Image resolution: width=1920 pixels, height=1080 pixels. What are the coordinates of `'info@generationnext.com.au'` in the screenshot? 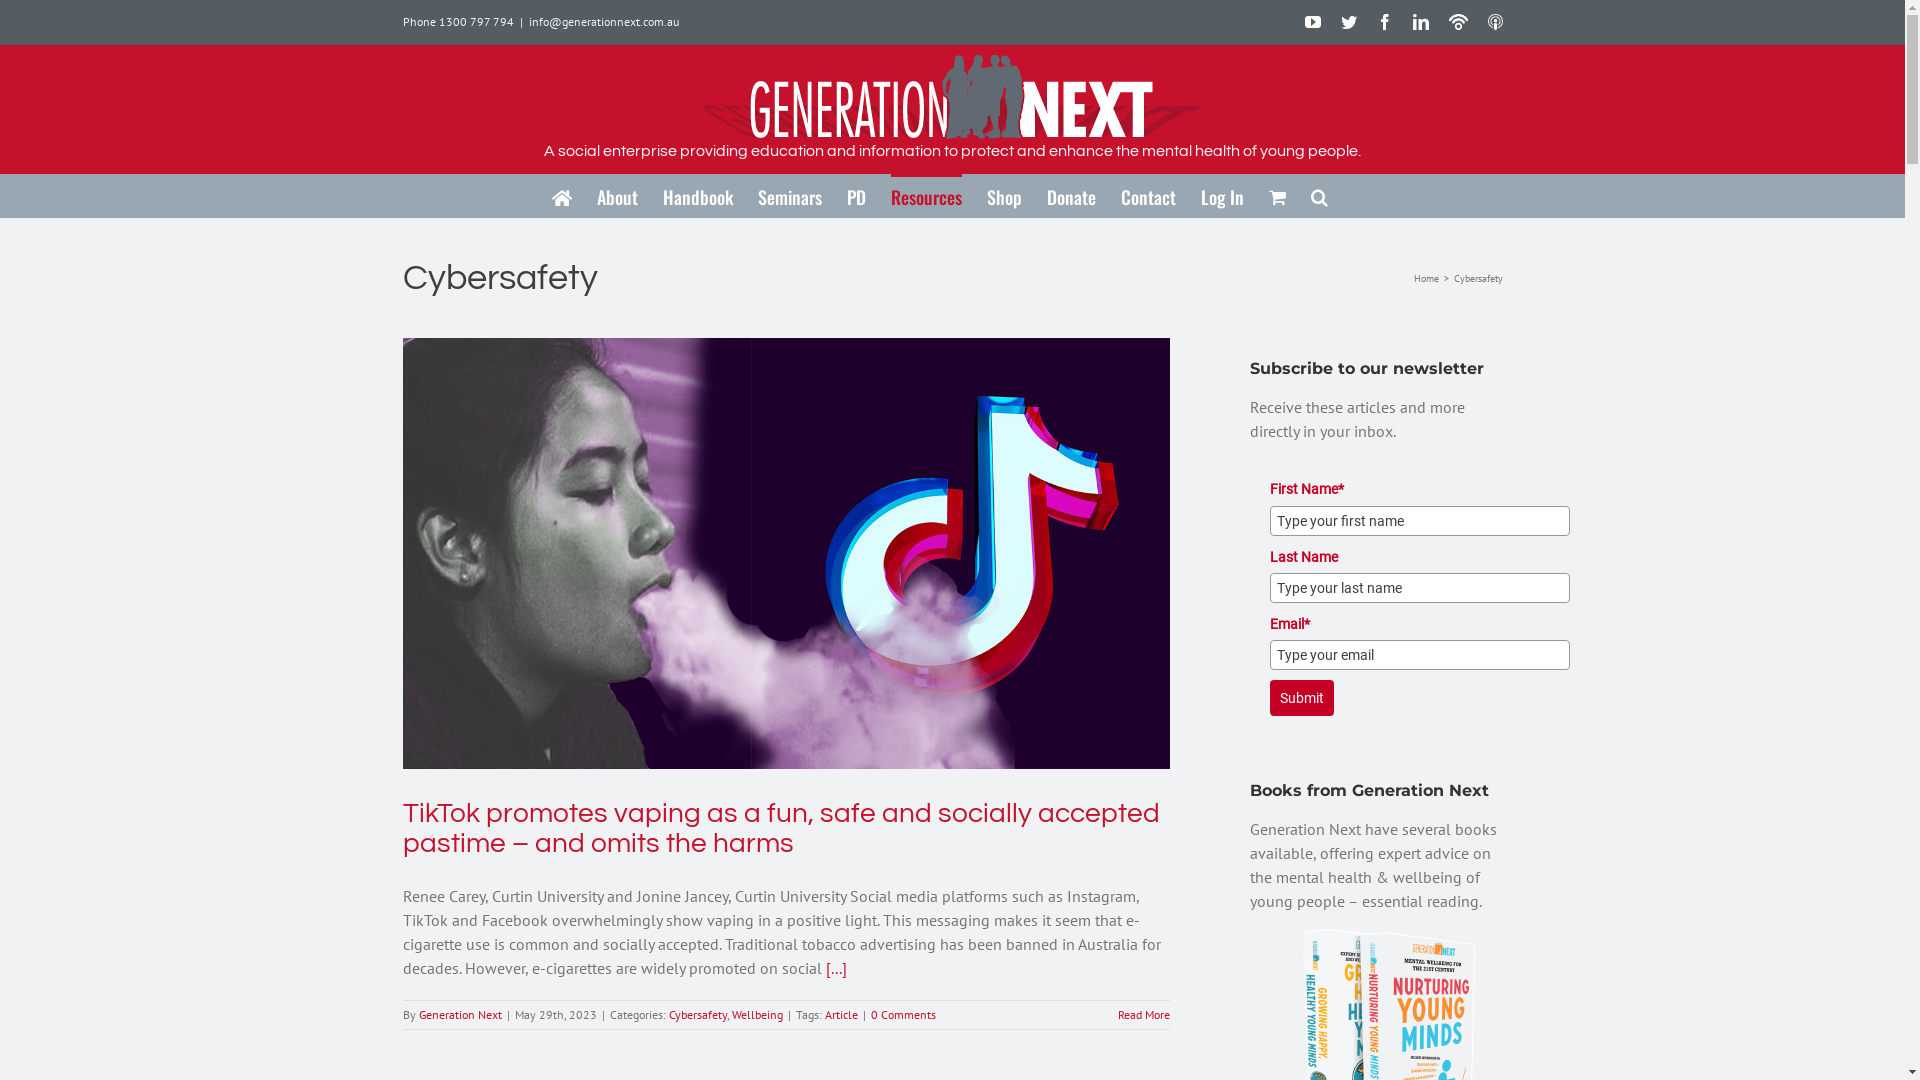 It's located at (602, 21).